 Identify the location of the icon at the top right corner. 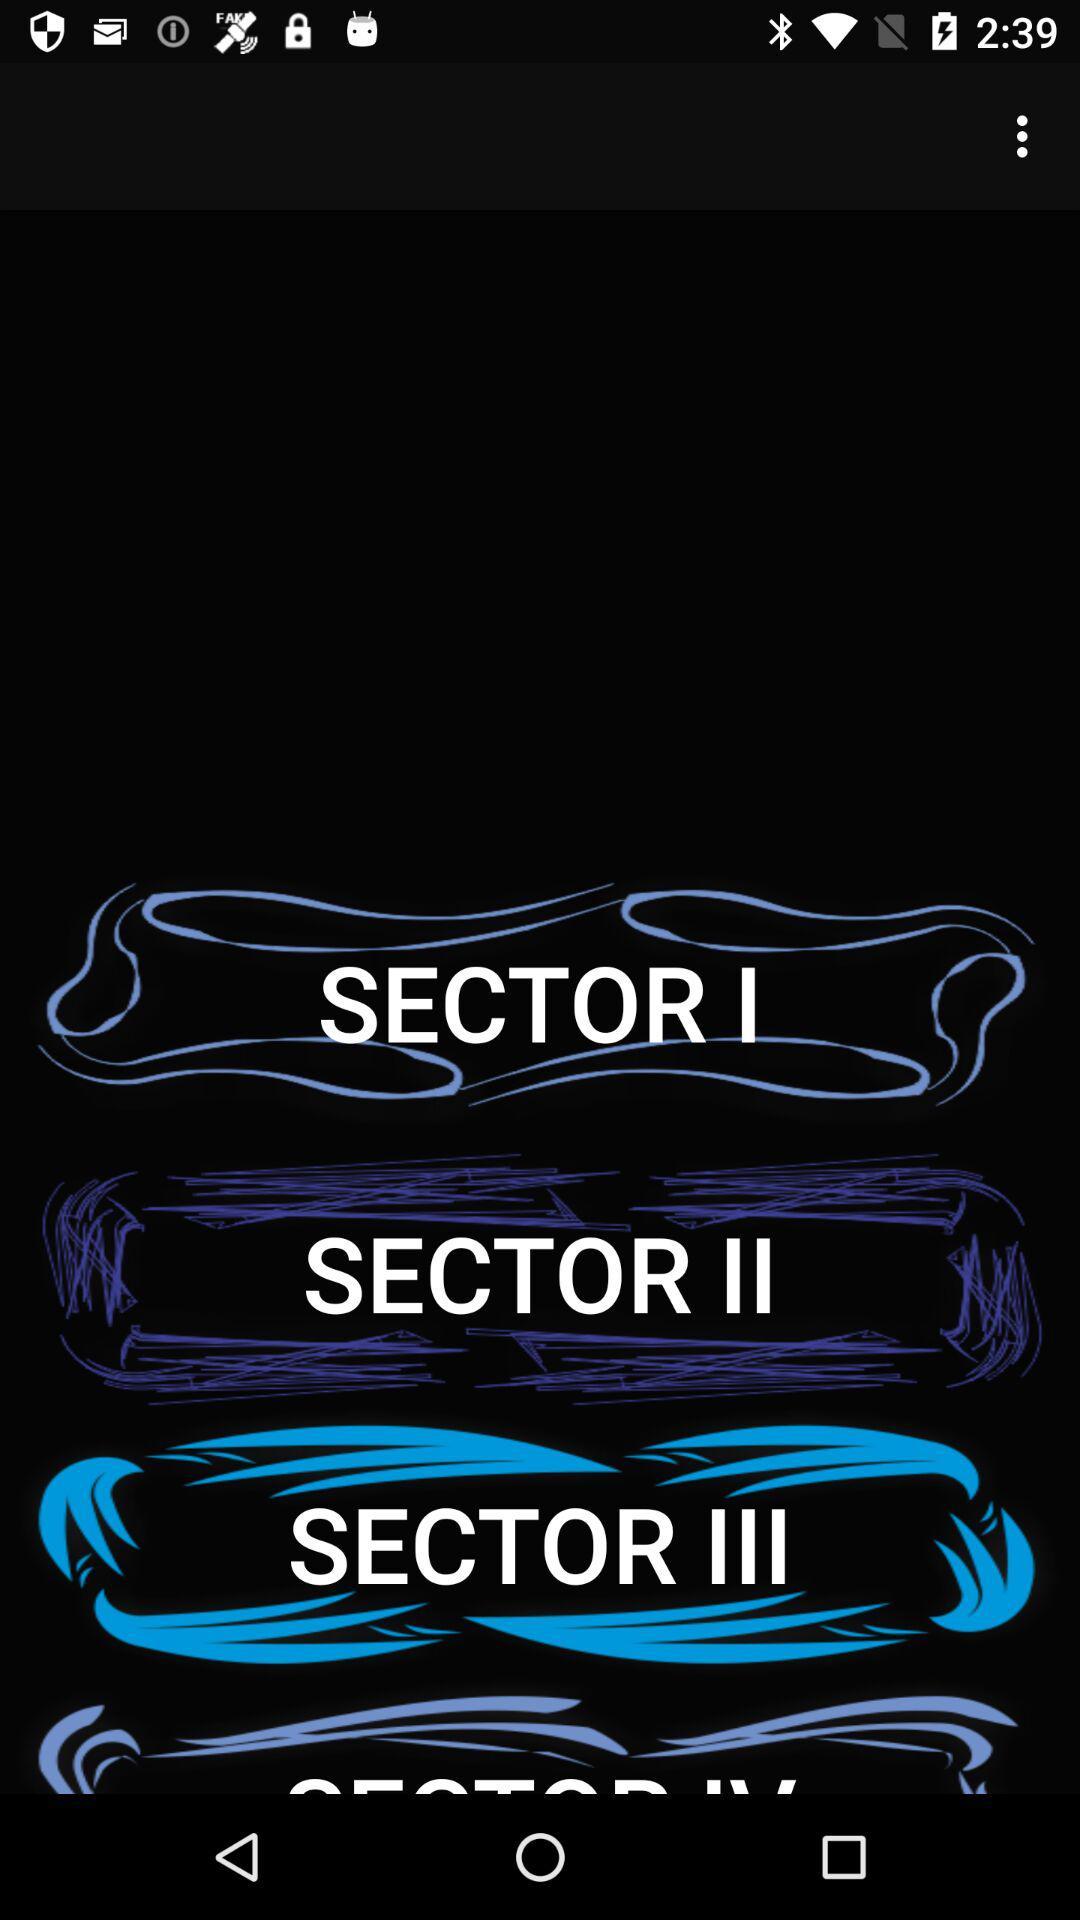
(1027, 135).